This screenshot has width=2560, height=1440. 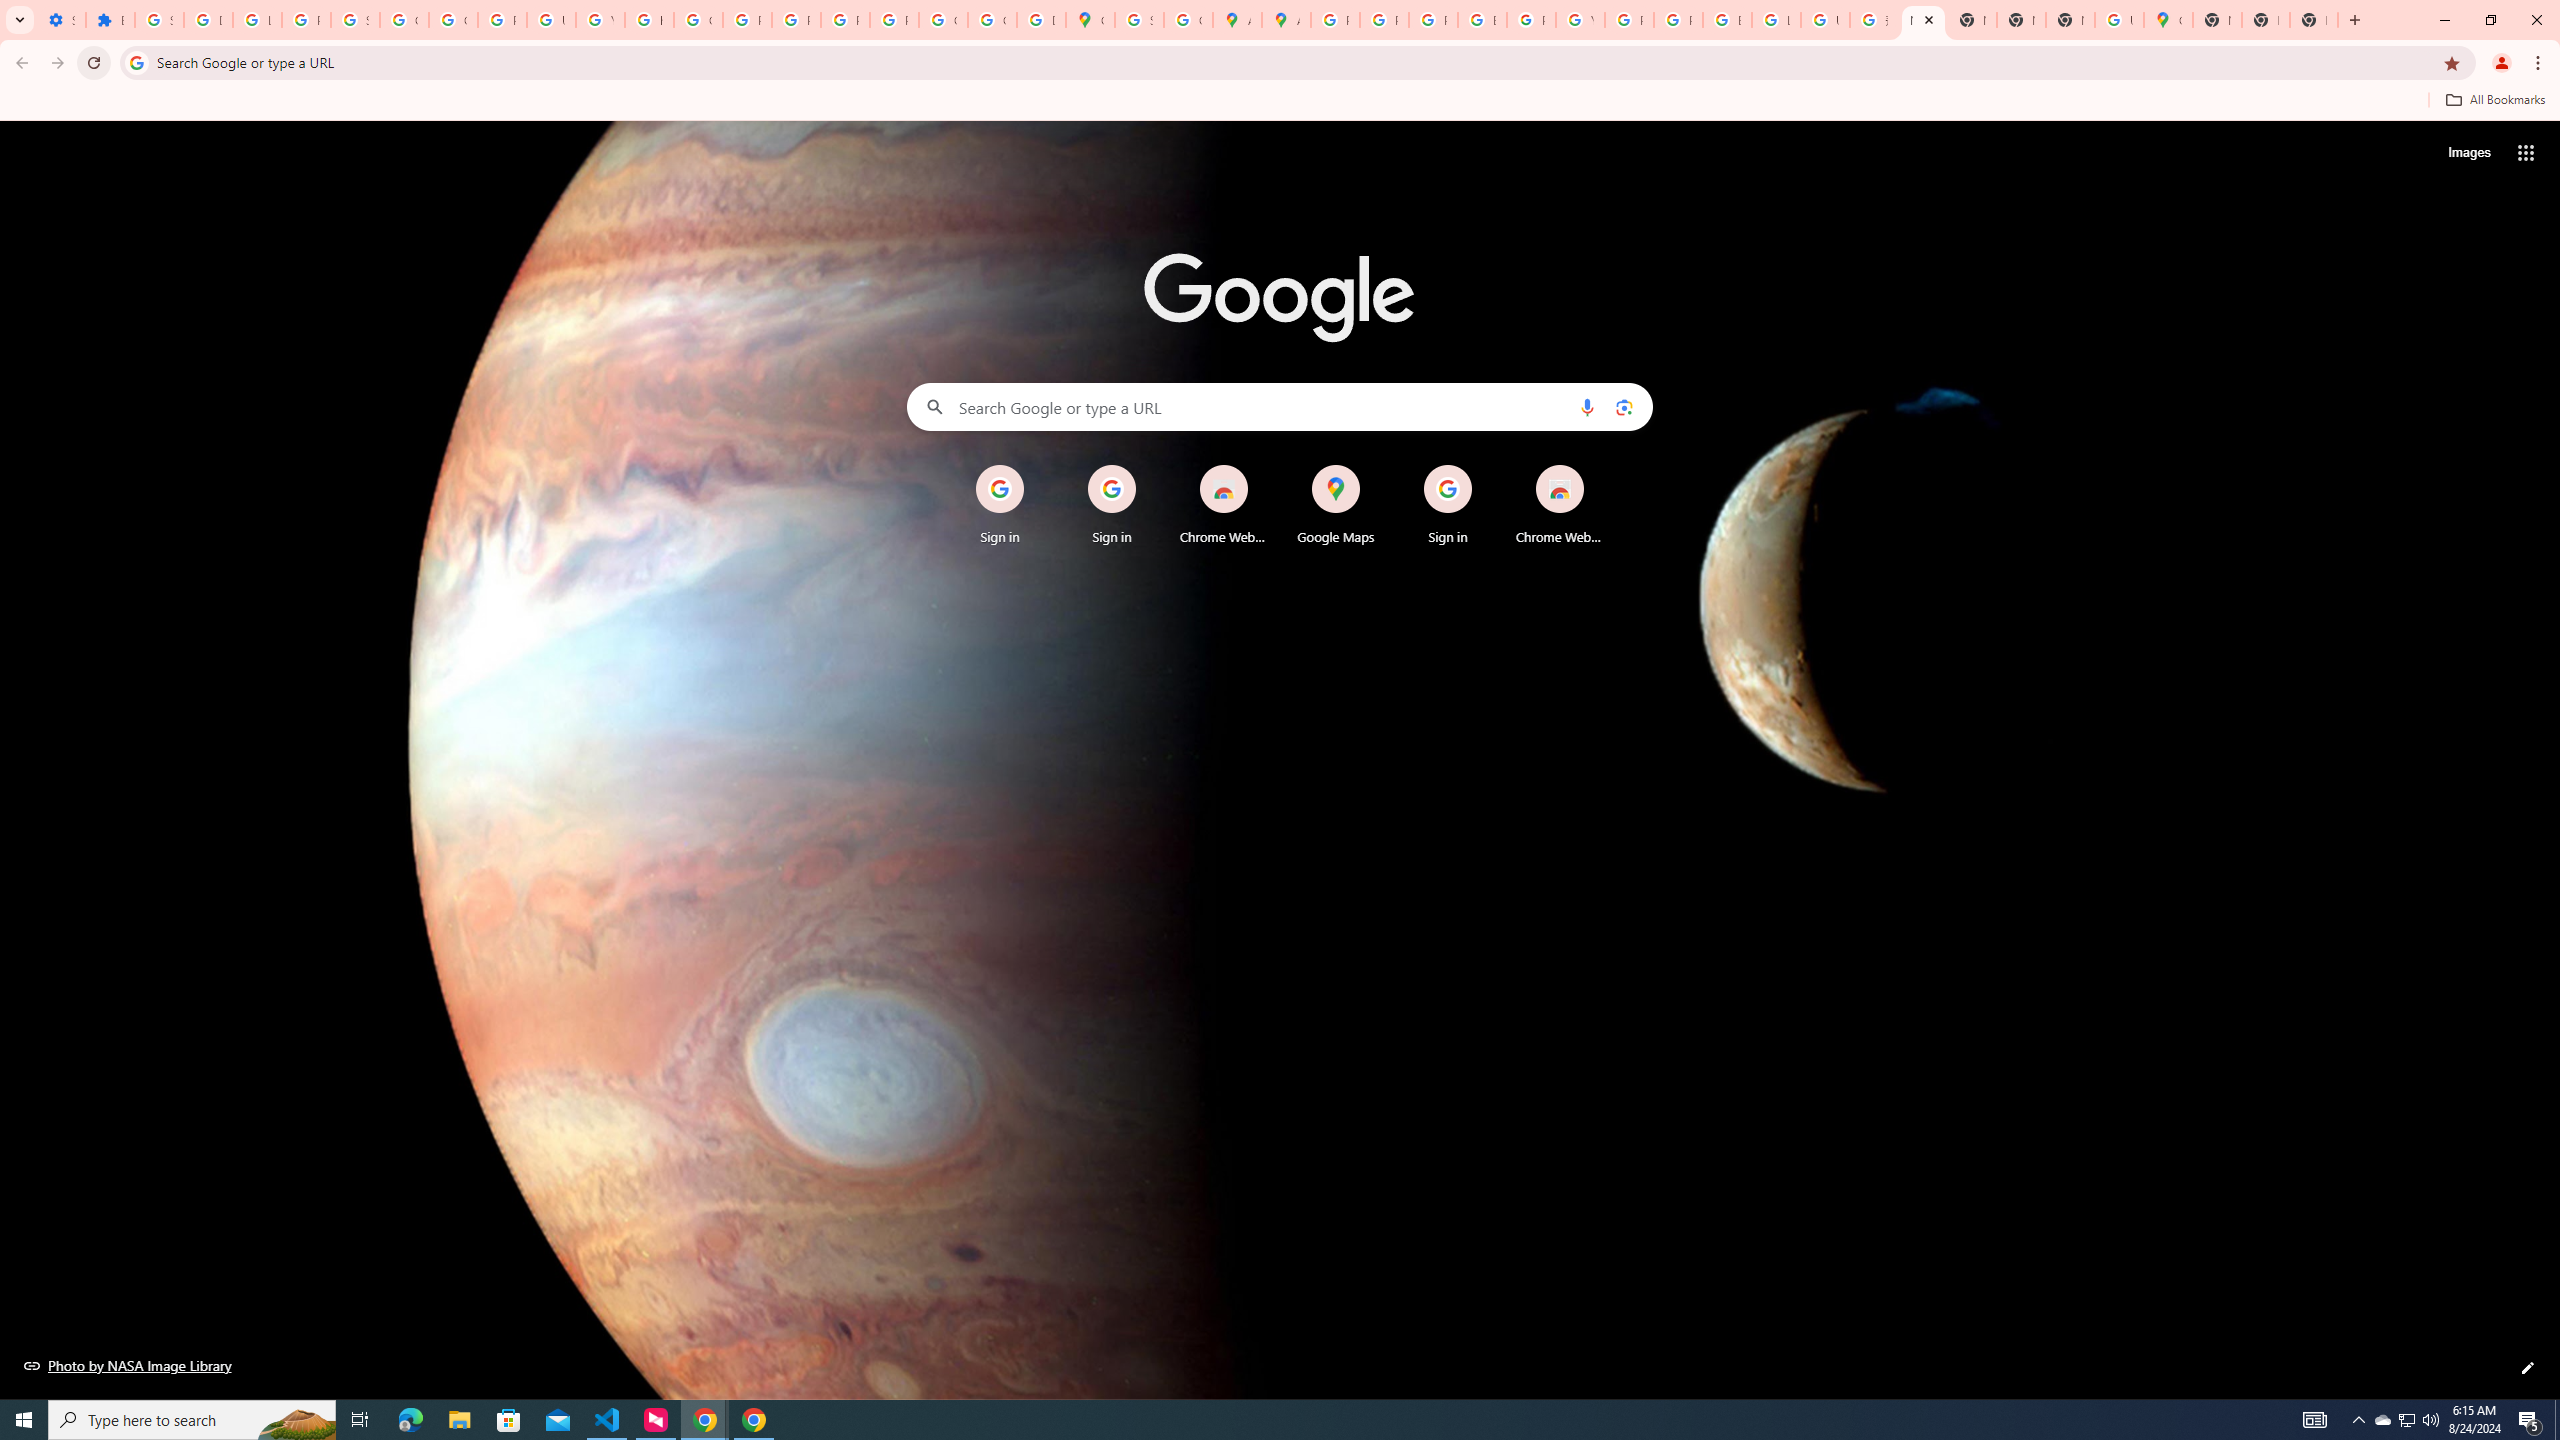 I want to click on 'New Tab', so click(x=2314, y=19).